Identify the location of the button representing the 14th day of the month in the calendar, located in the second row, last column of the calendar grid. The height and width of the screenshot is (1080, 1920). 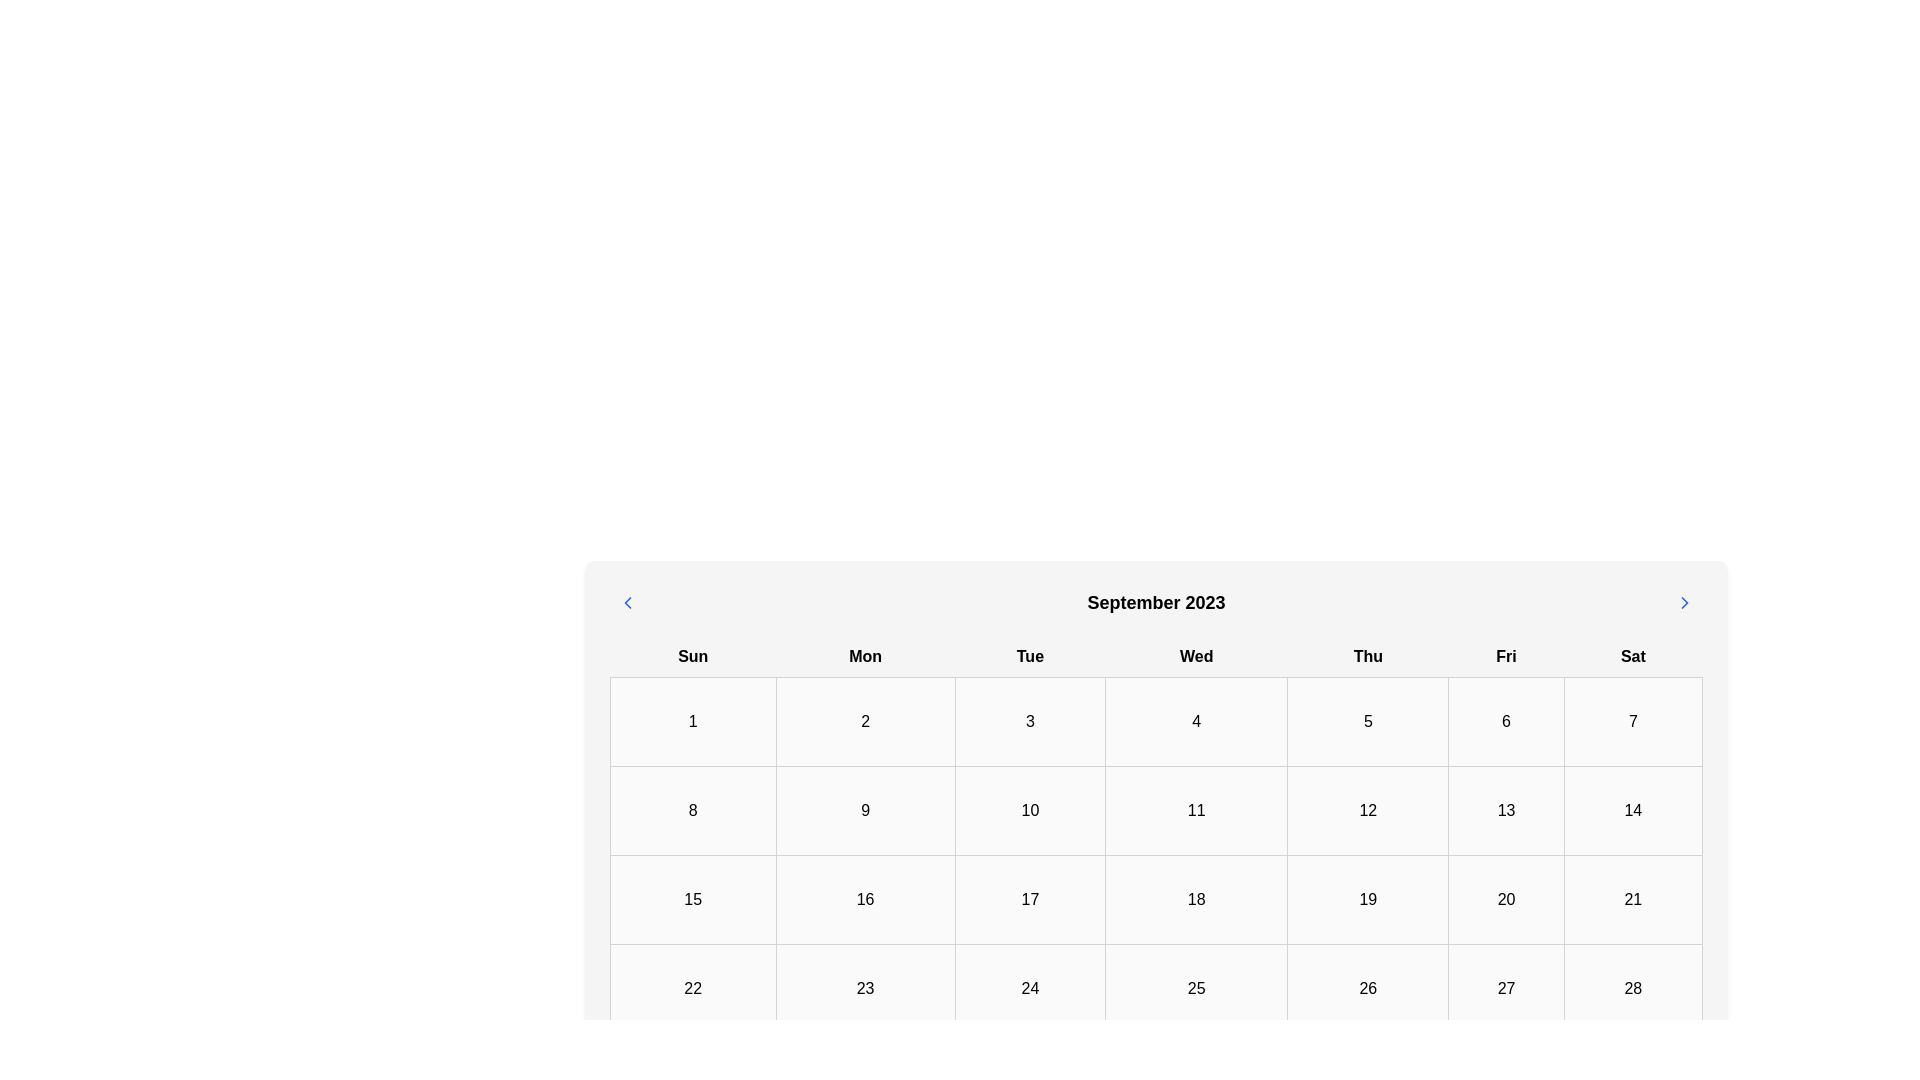
(1633, 810).